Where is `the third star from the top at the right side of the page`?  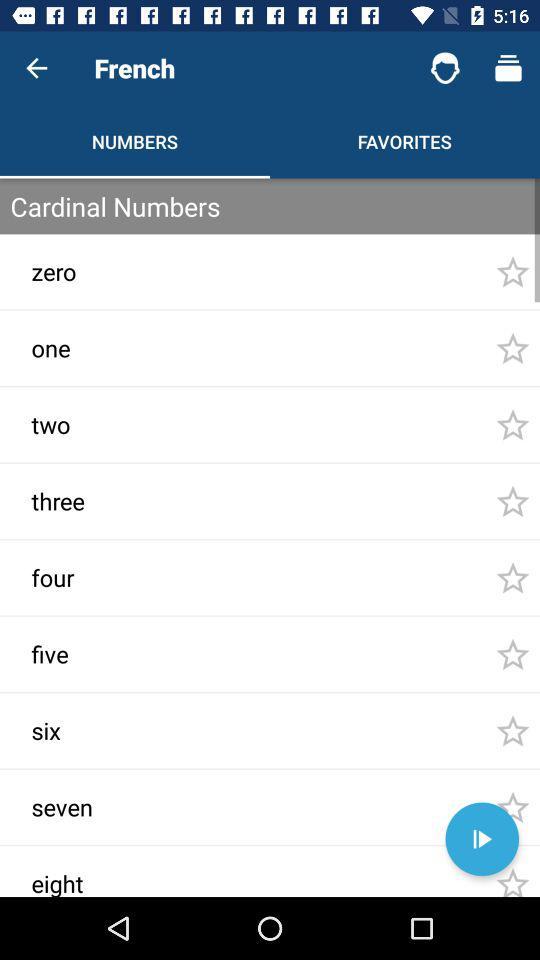
the third star from the top at the right side of the page is located at coordinates (513, 424).